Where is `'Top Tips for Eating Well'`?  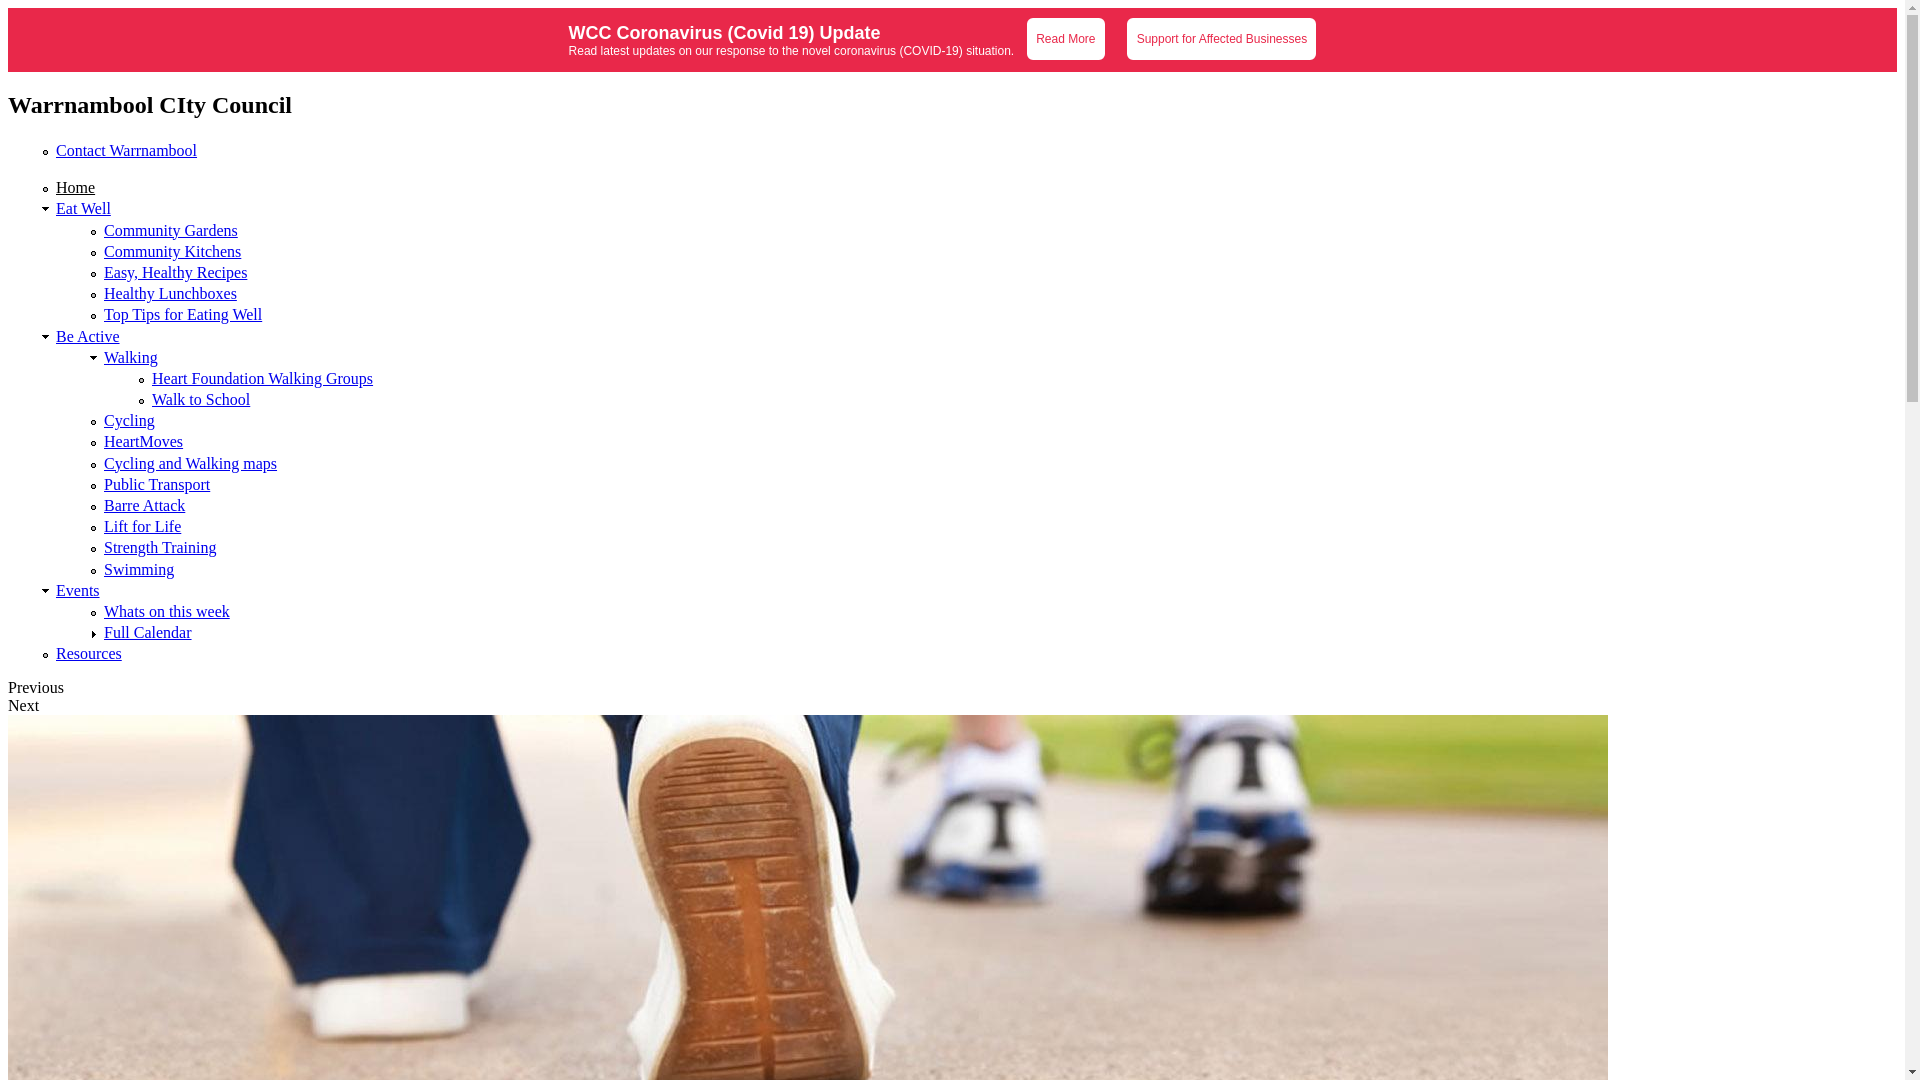 'Top Tips for Eating Well' is located at coordinates (182, 314).